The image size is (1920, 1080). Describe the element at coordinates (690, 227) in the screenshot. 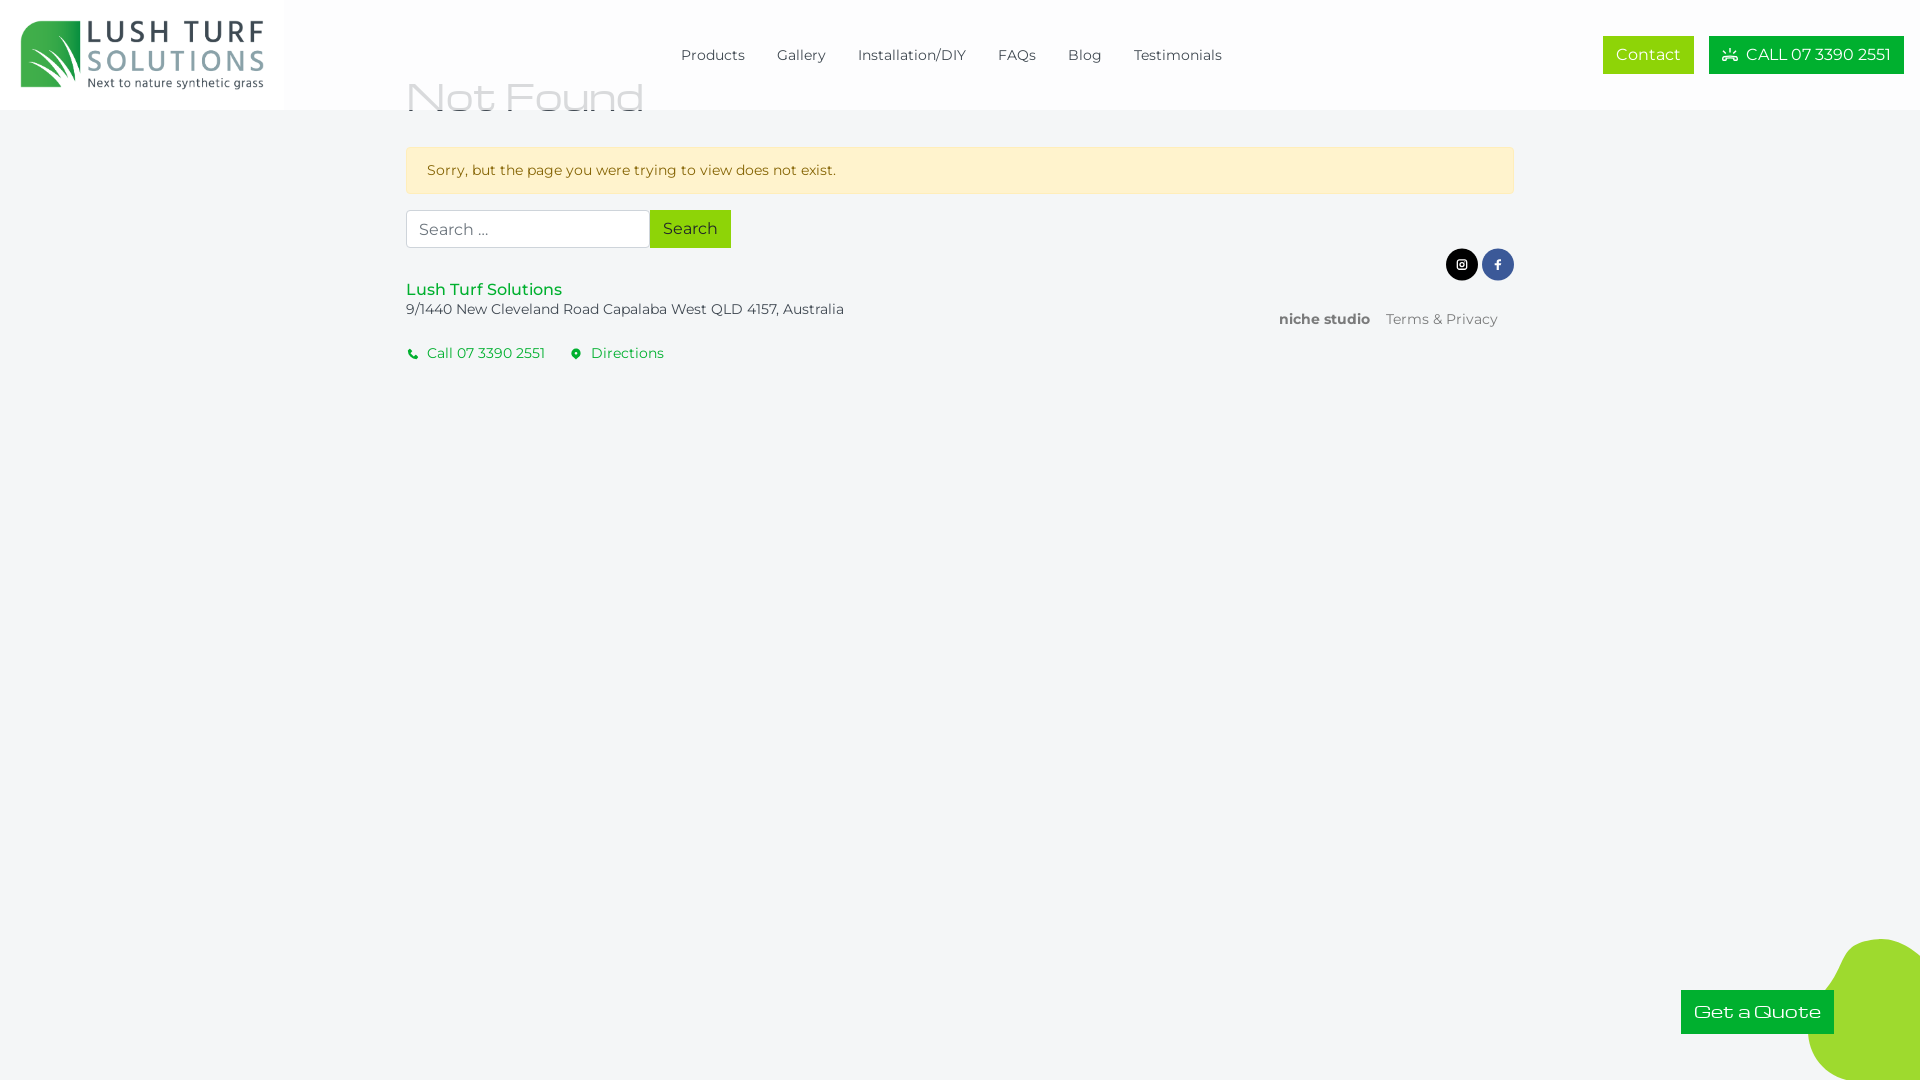

I see `'Search'` at that location.